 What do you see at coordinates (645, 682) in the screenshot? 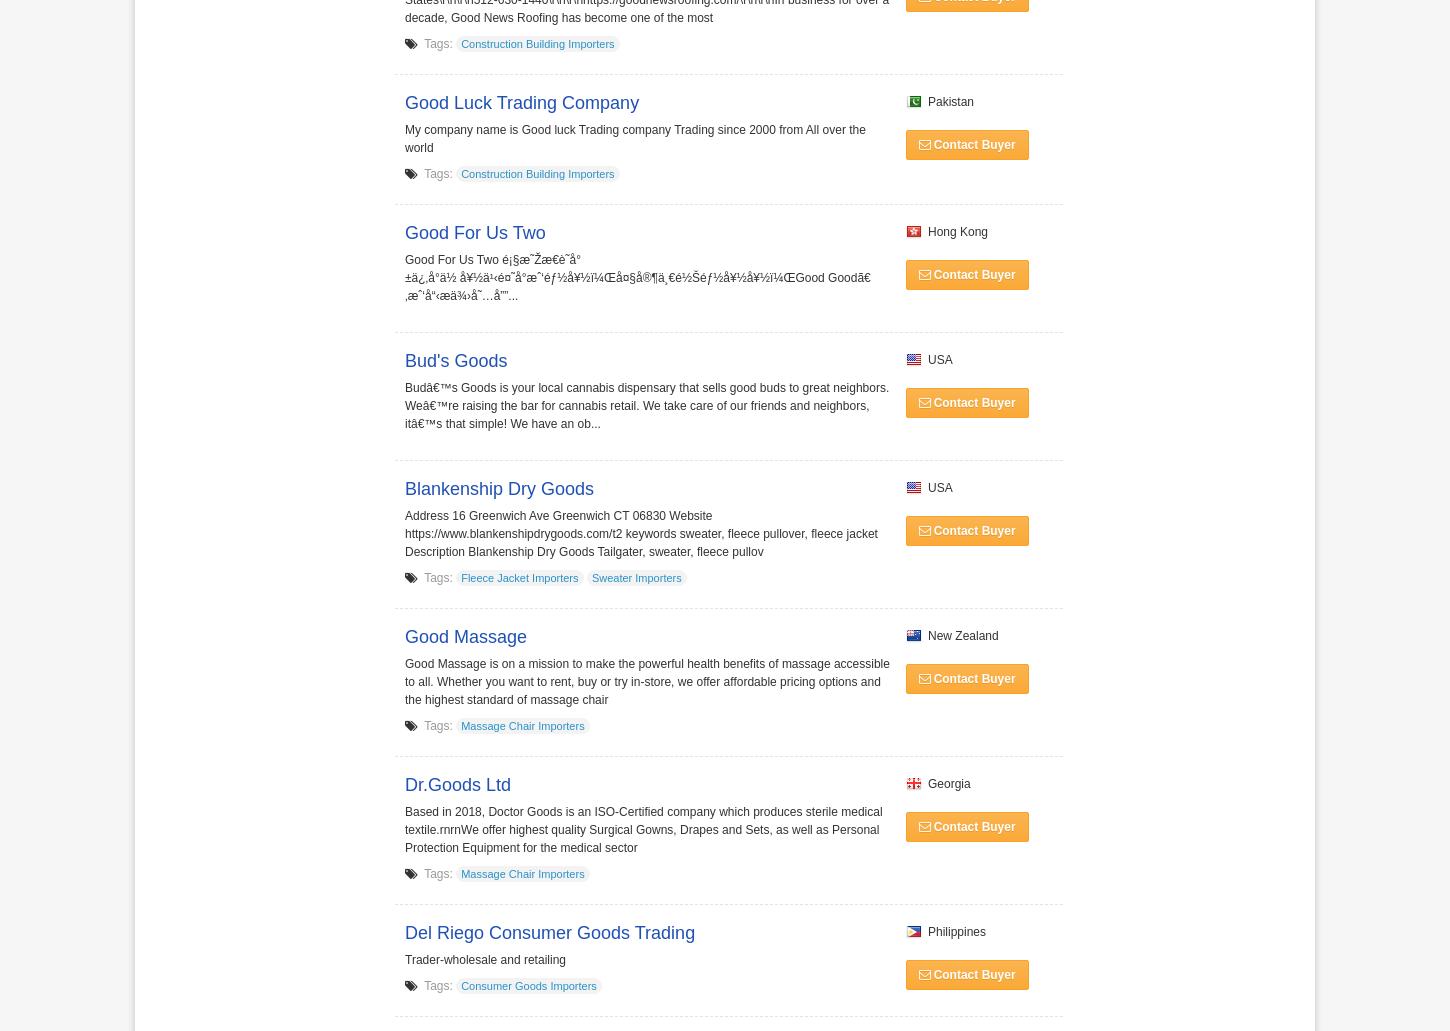
I see `'Good Massage is on a mission to make the powerful health benefits of massage accessible to all. Whether you want to rent, buy or try in-store, we offer affordable pricing options and the highest standard of massage chair'` at bounding box center [645, 682].